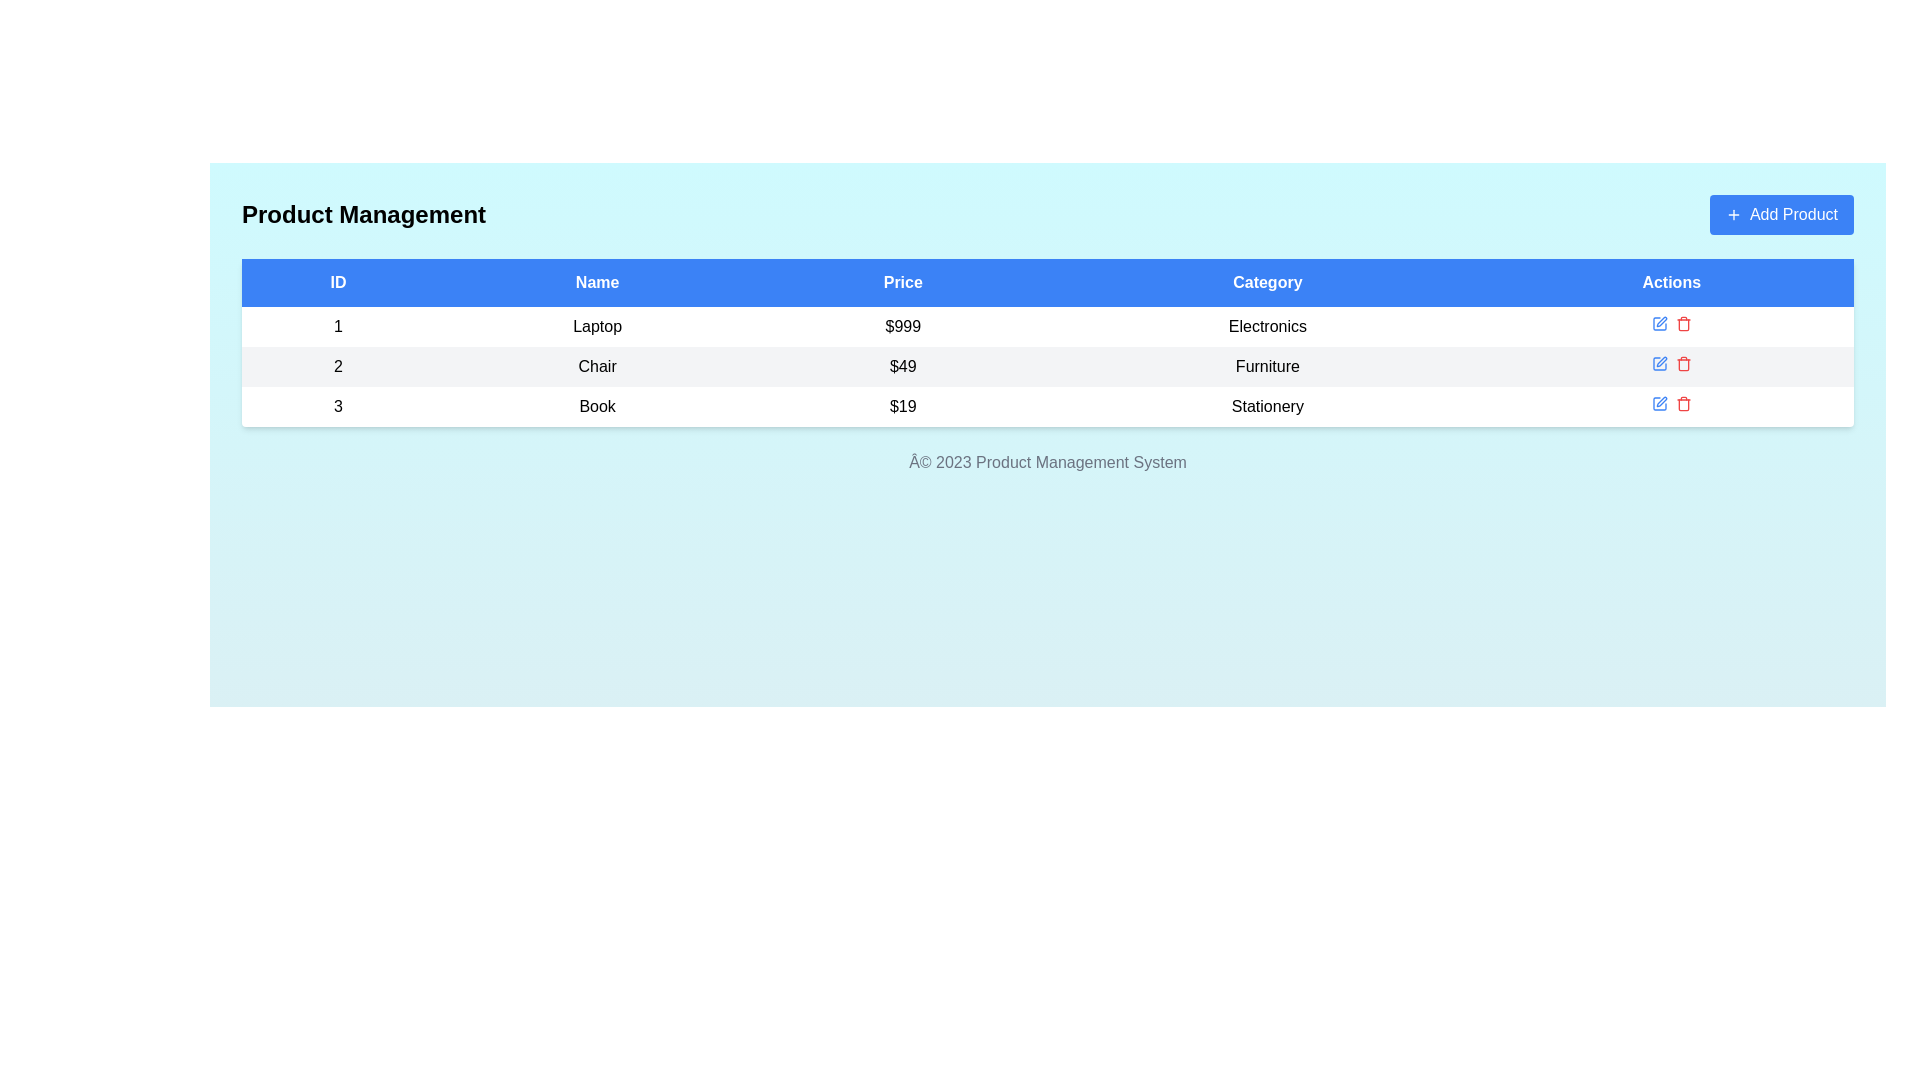 This screenshot has height=1080, width=1920. What do you see at coordinates (1659, 363) in the screenshot?
I see `the stylized pen icon in the 'Actions' column associated with the item 'Chair'` at bounding box center [1659, 363].